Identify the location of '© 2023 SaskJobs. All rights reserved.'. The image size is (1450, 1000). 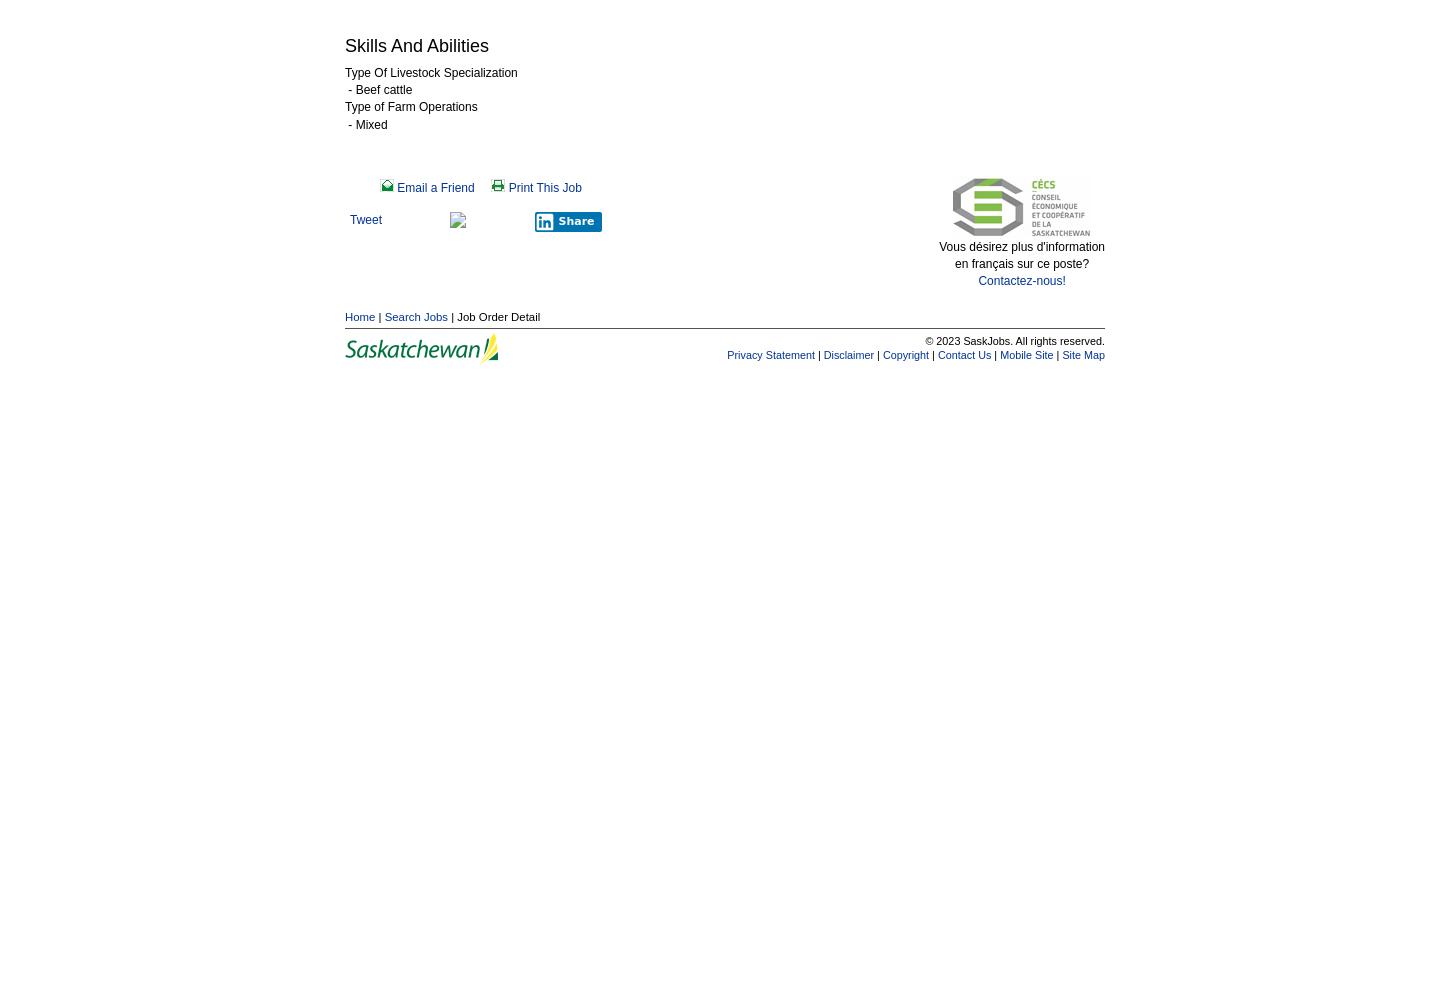
(1014, 339).